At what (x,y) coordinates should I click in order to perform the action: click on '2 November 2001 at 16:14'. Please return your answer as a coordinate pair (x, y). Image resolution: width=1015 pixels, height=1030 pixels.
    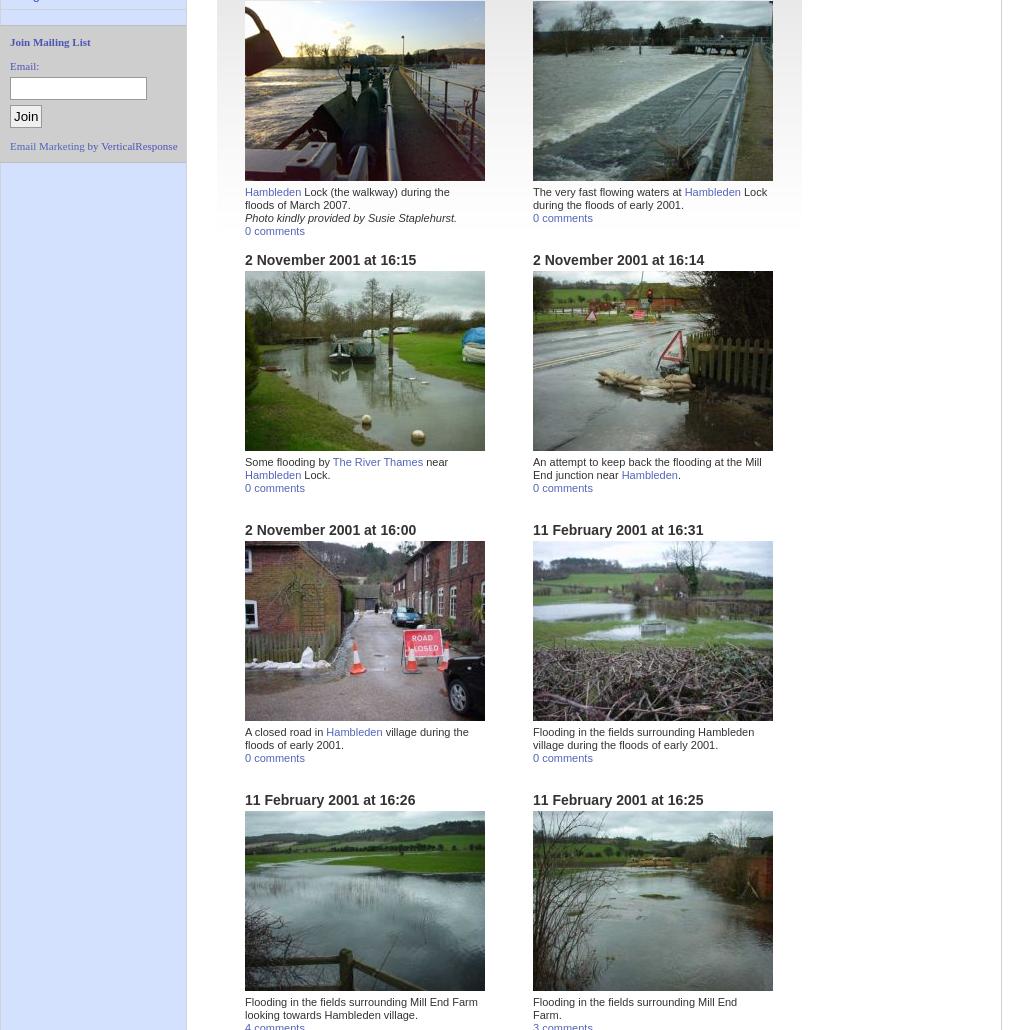
    Looking at the image, I should click on (617, 258).